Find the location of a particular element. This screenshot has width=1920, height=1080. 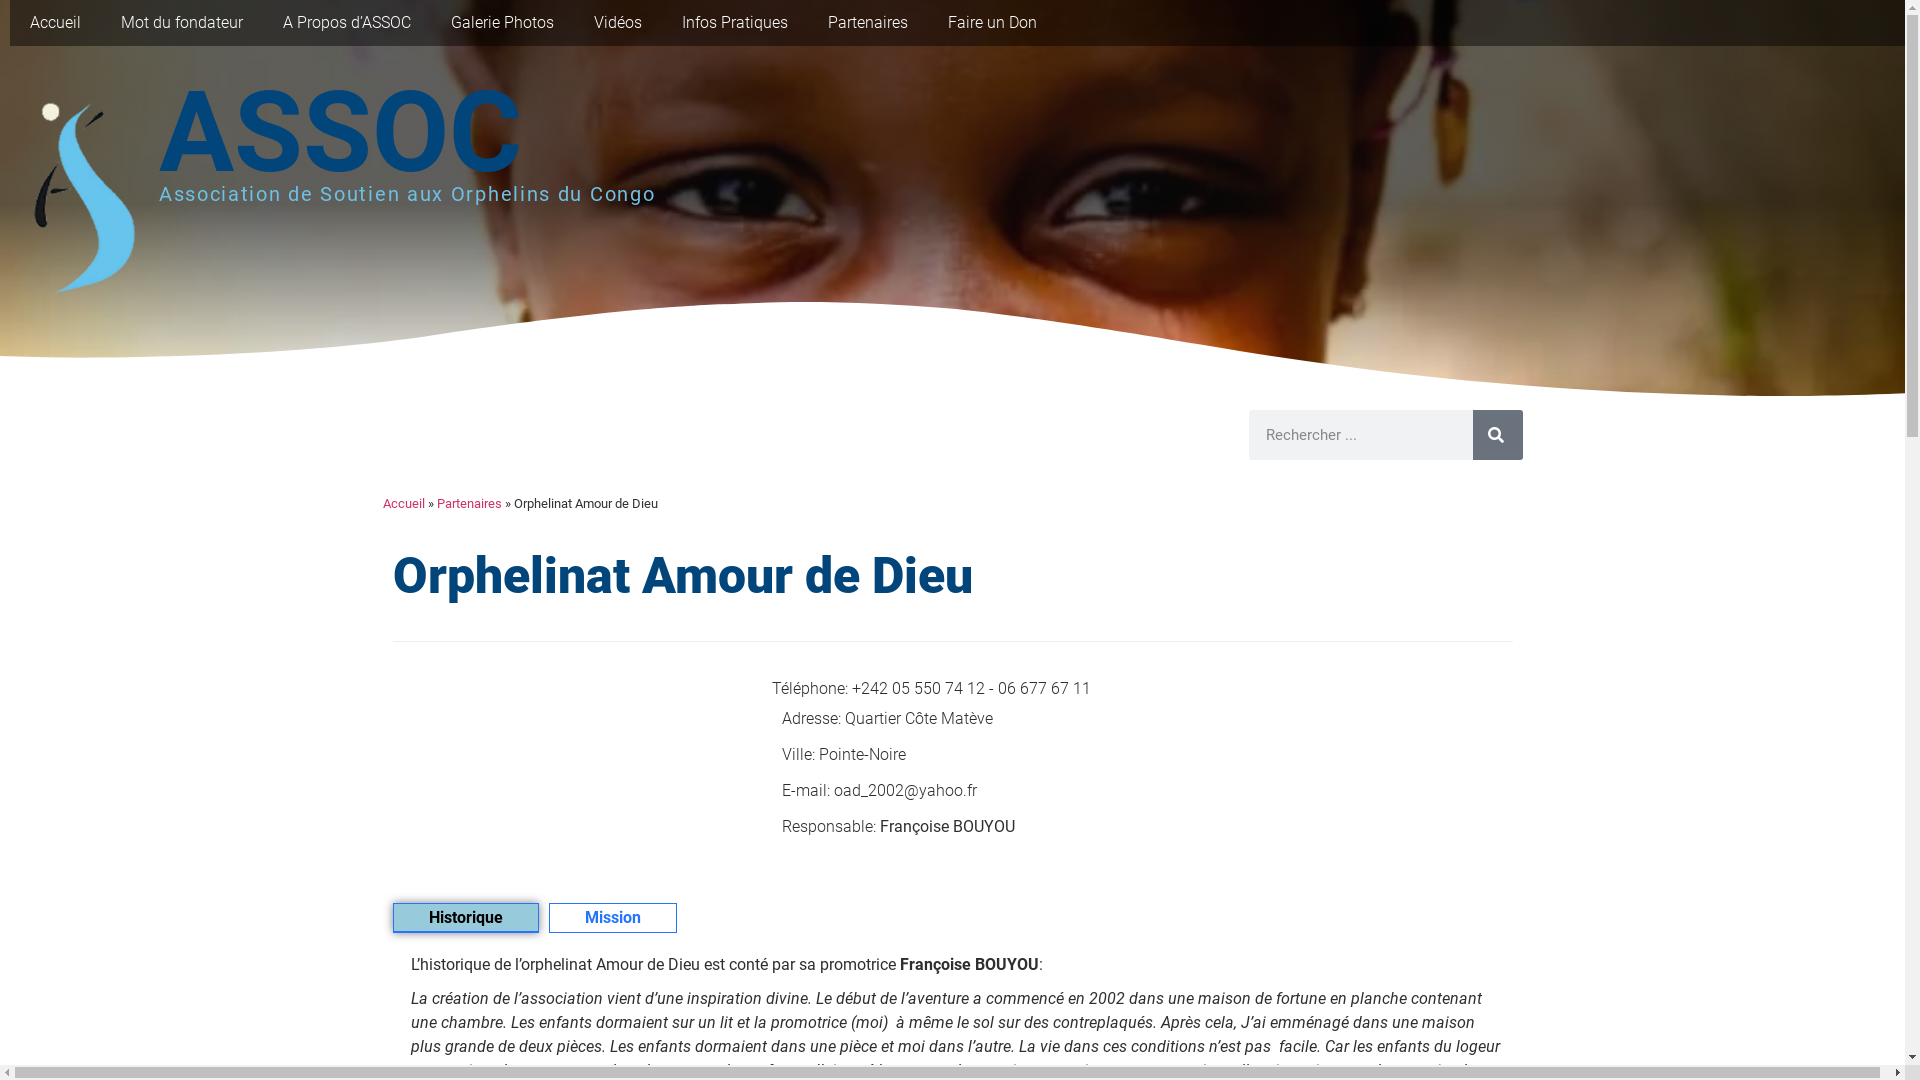

'Galerie Photos' is located at coordinates (502, 23).